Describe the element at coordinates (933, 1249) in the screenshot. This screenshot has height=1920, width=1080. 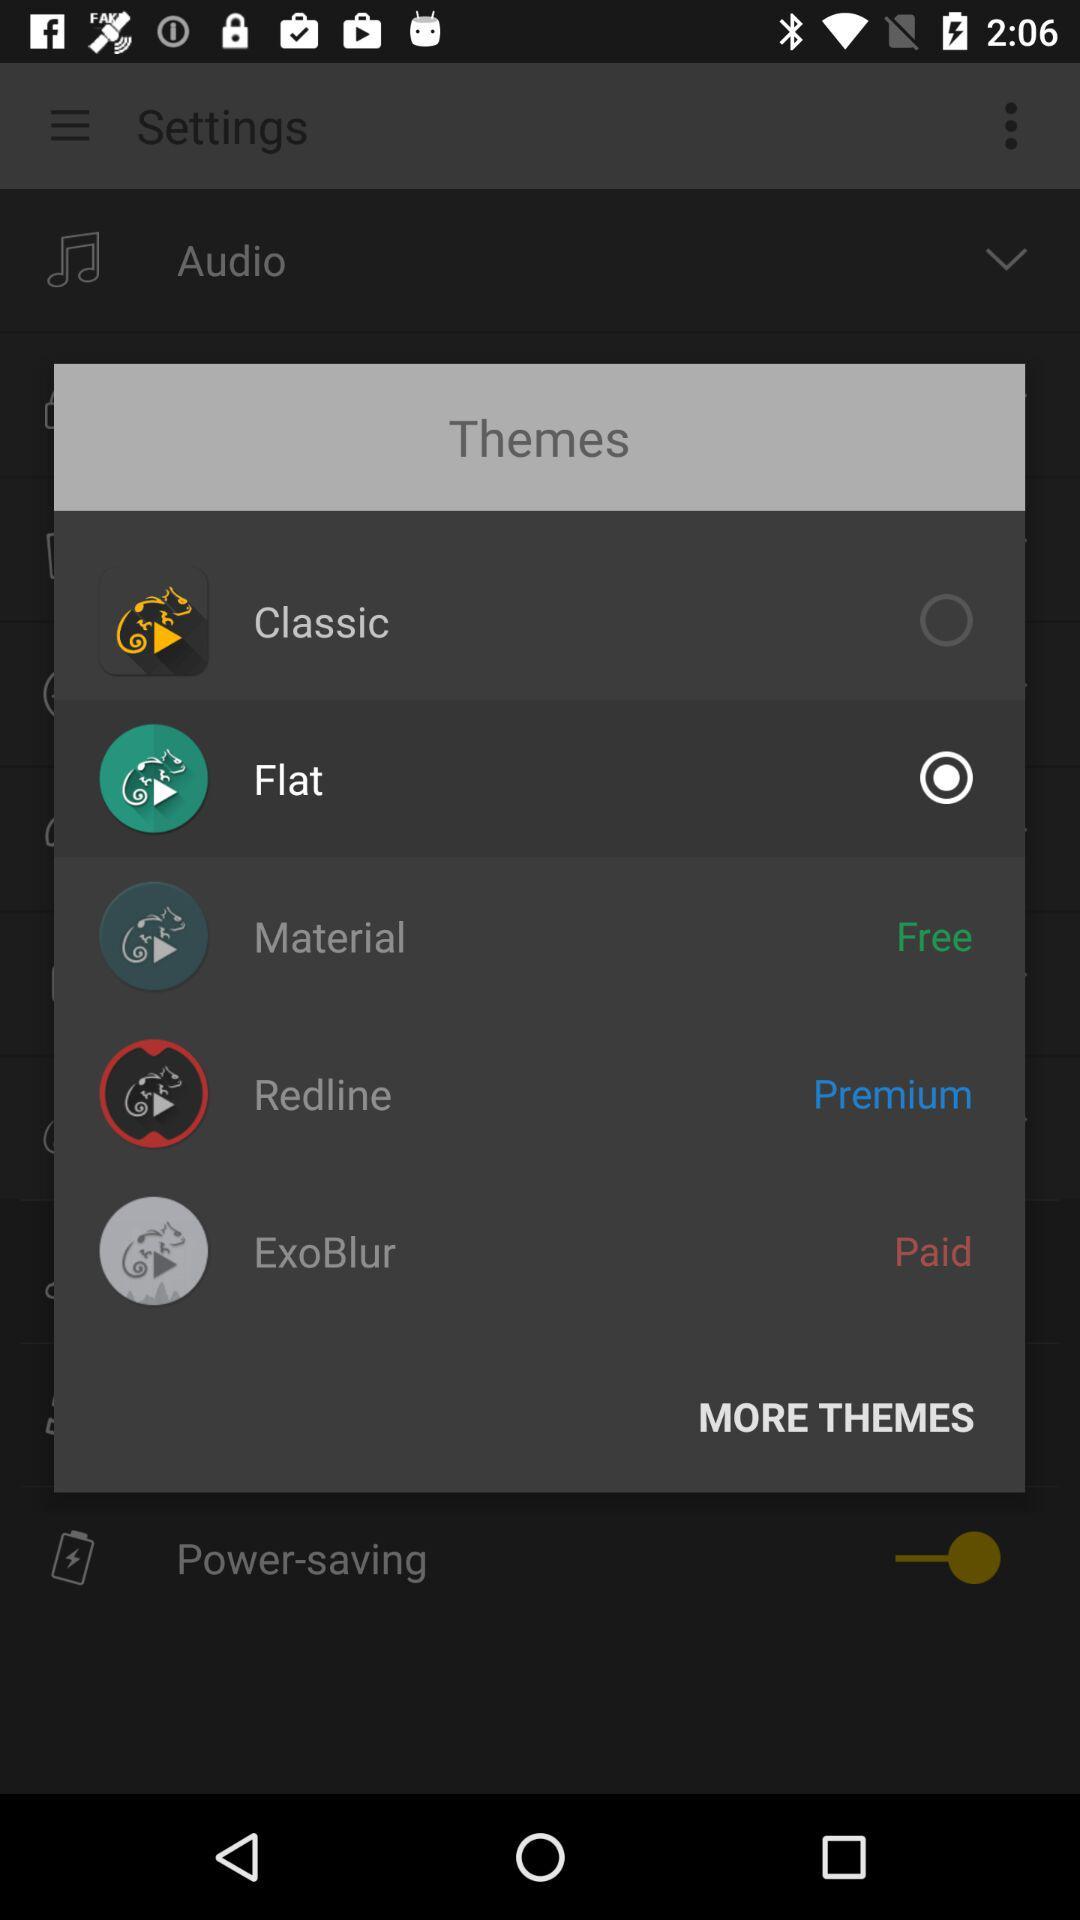
I see `paid icon` at that location.